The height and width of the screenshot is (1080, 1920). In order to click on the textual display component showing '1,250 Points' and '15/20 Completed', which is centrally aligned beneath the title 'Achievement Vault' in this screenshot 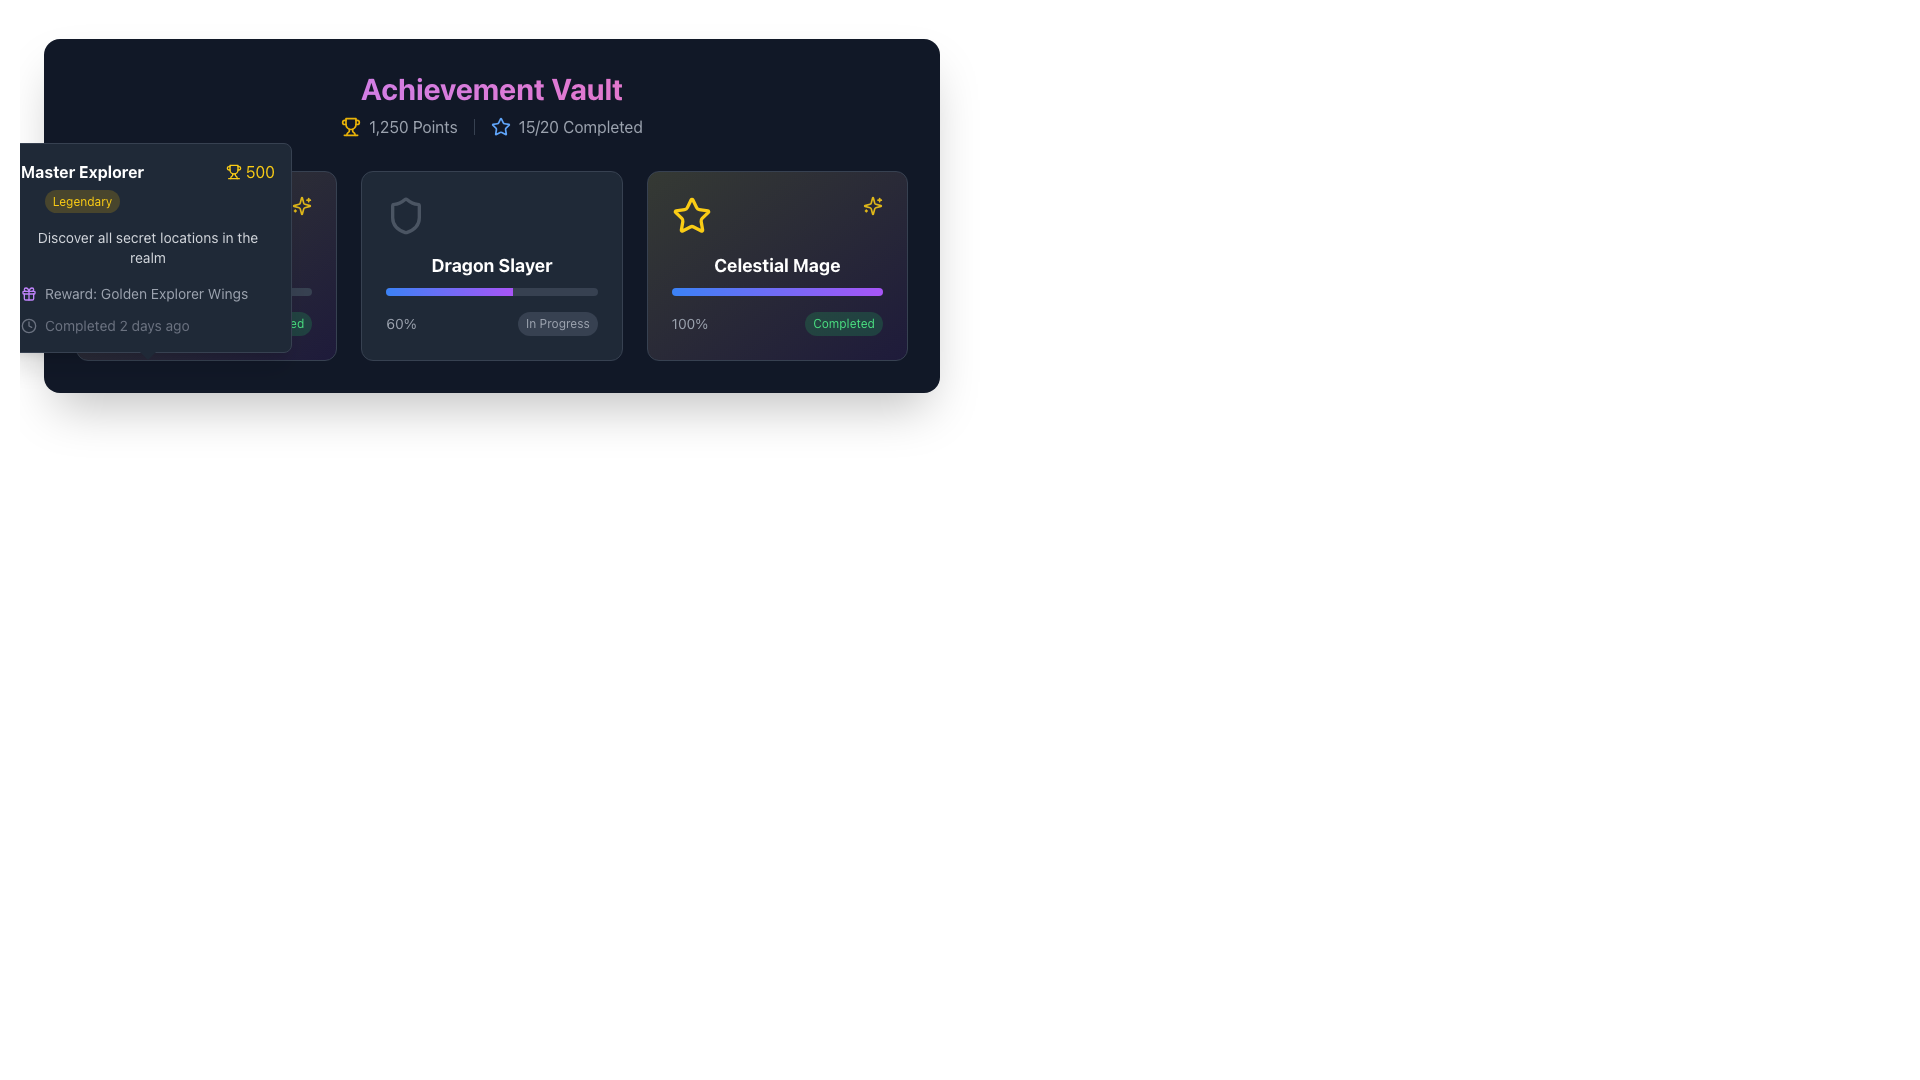, I will do `click(491, 127)`.